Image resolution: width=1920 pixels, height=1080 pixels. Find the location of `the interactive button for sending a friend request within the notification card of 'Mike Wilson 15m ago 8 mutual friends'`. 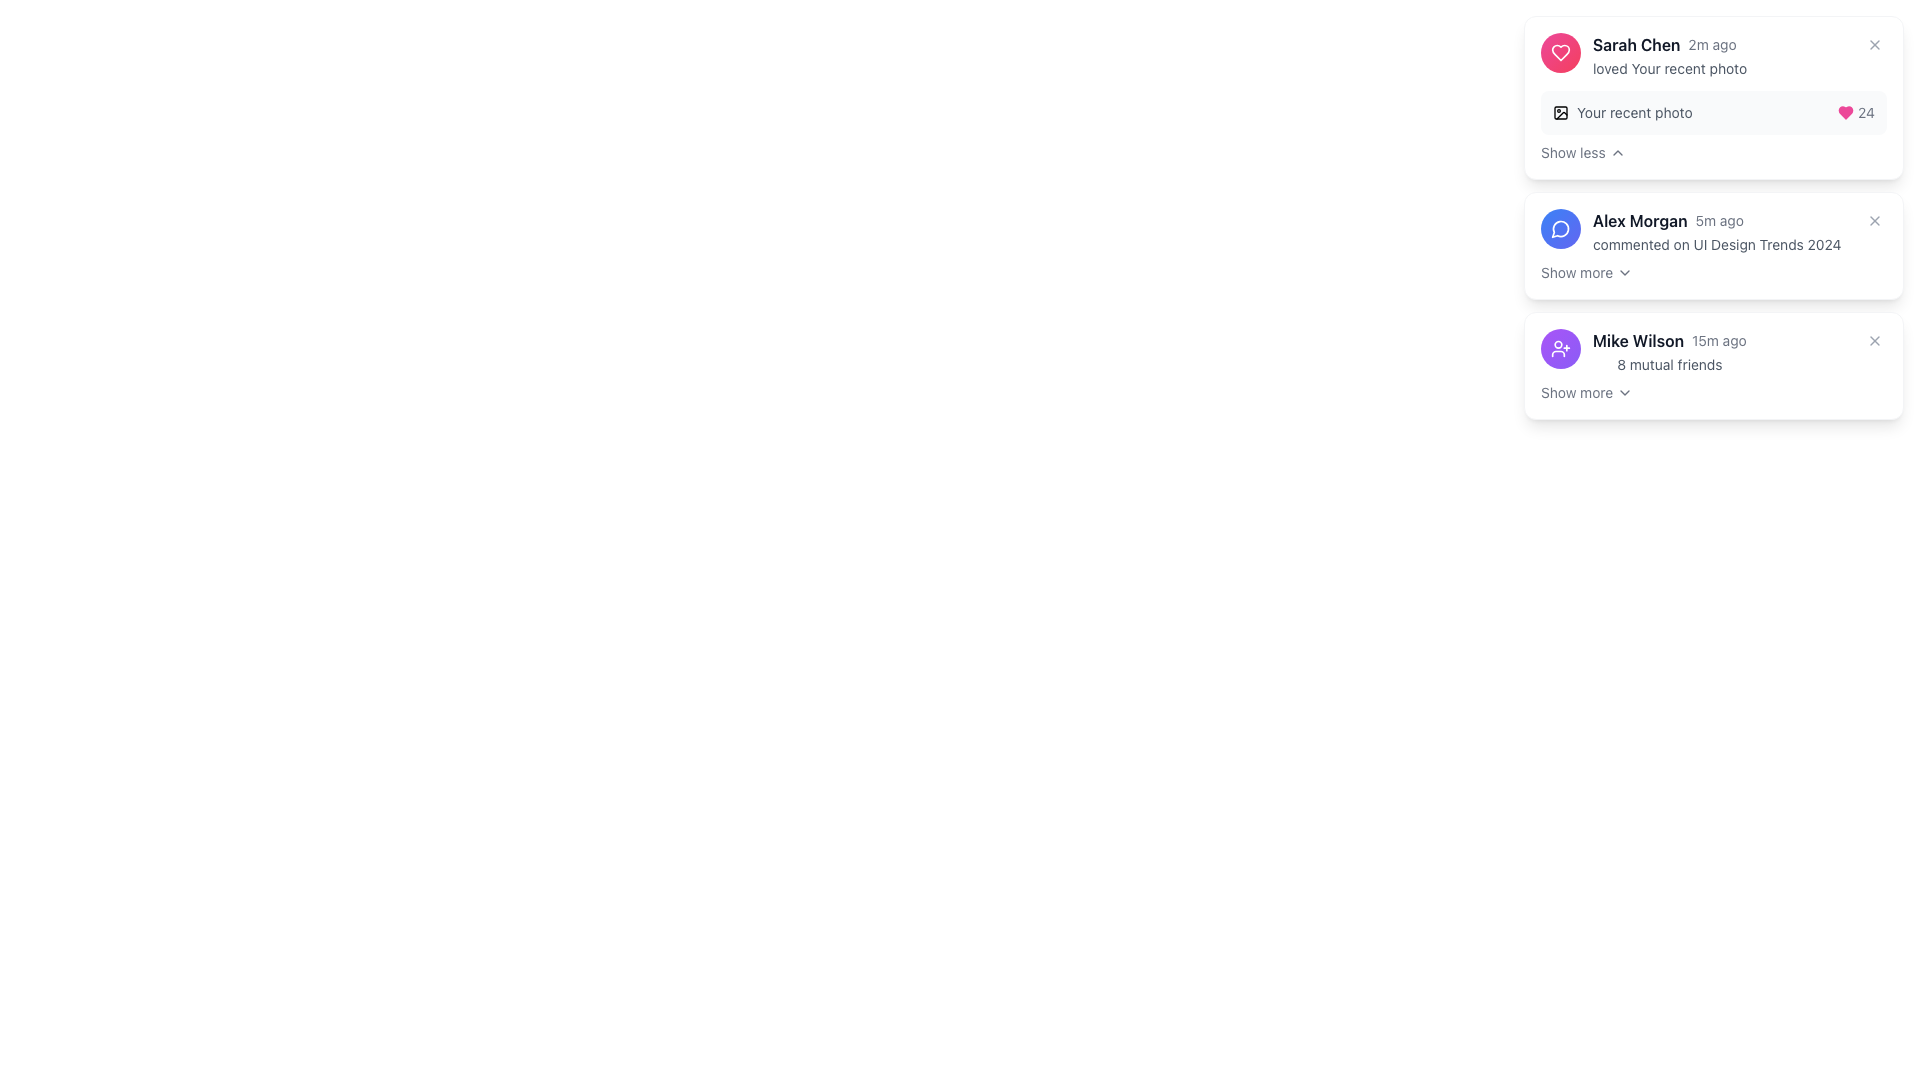

the interactive button for sending a friend request within the notification card of 'Mike Wilson 15m ago 8 mutual friends' is located at coordinates (1559, 347).